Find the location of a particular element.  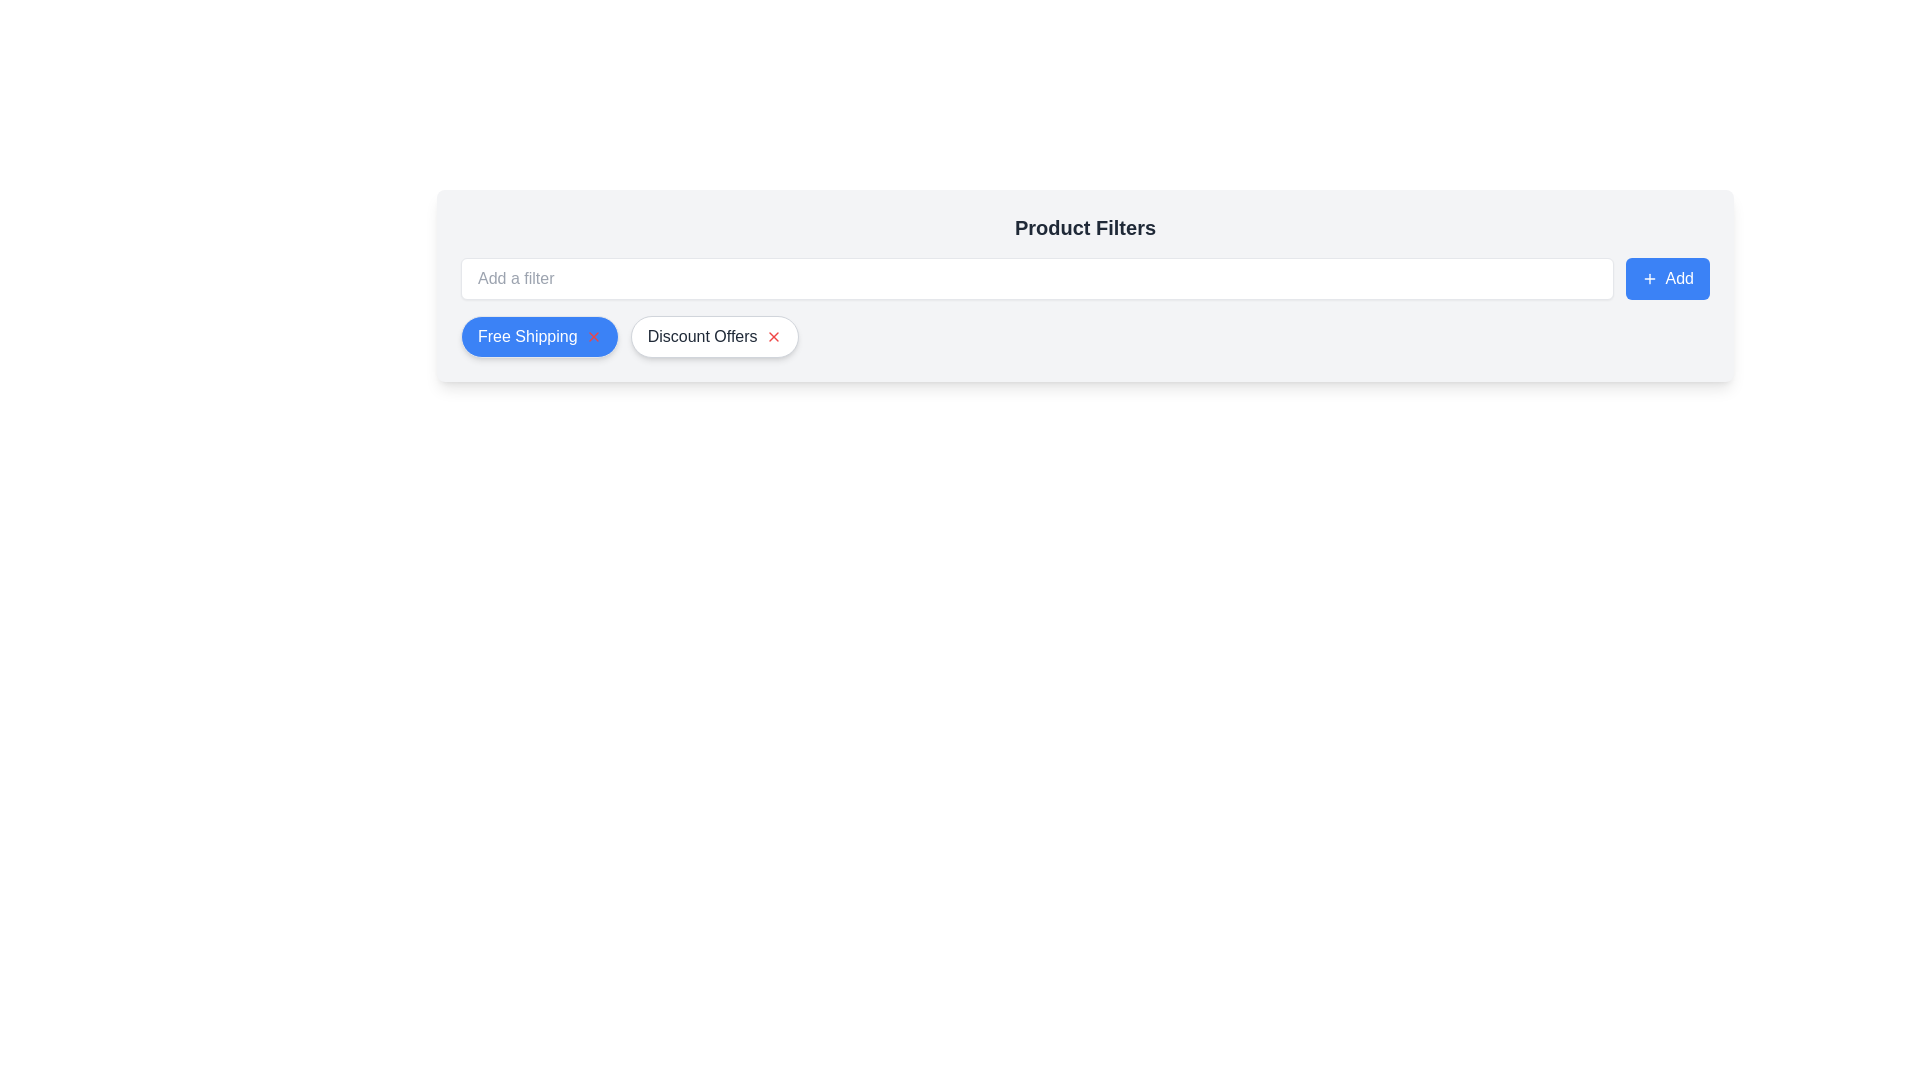

the small red 'X' icon on the blue button labeled 'Free Shipping' is located at coordinates (592, 335).